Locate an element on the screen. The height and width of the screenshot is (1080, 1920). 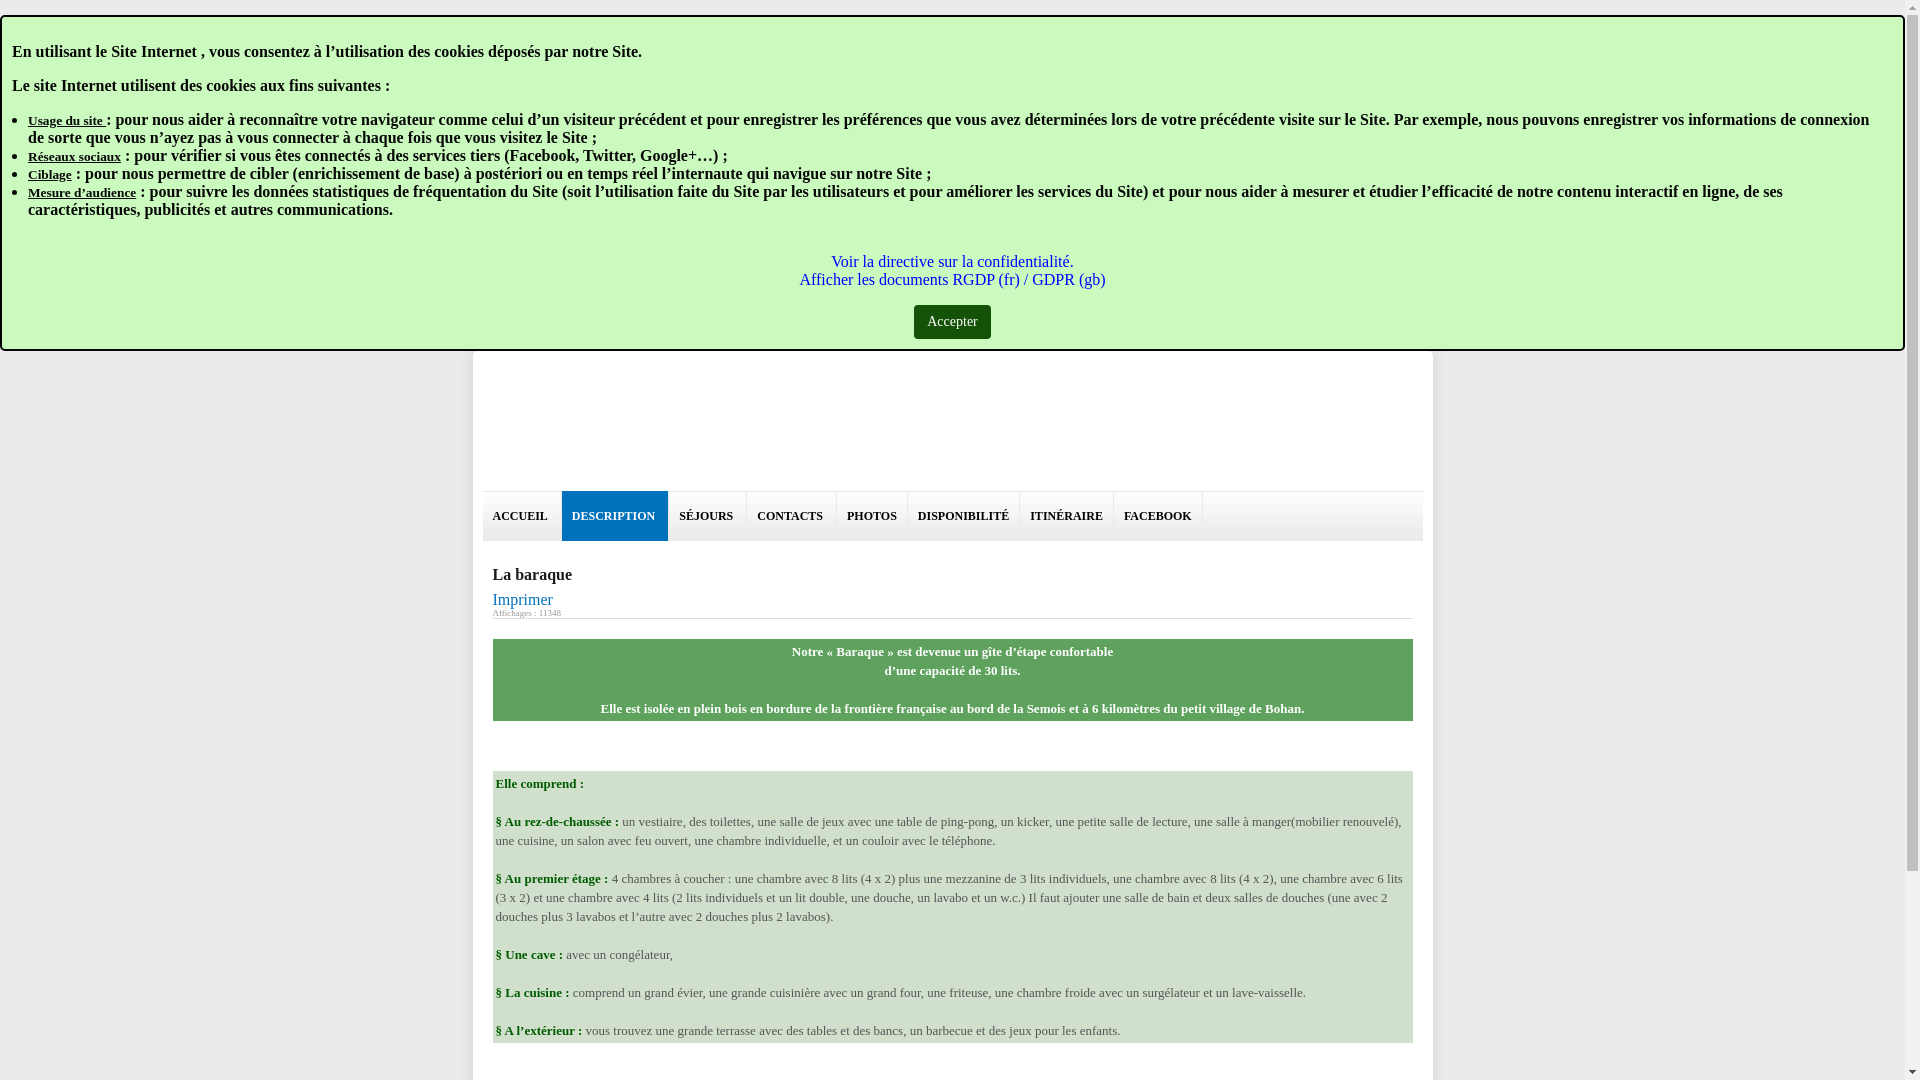
'Afficher les documents RGDP (fr) / GDPR (gb)' is located at coordinates (950, 279).